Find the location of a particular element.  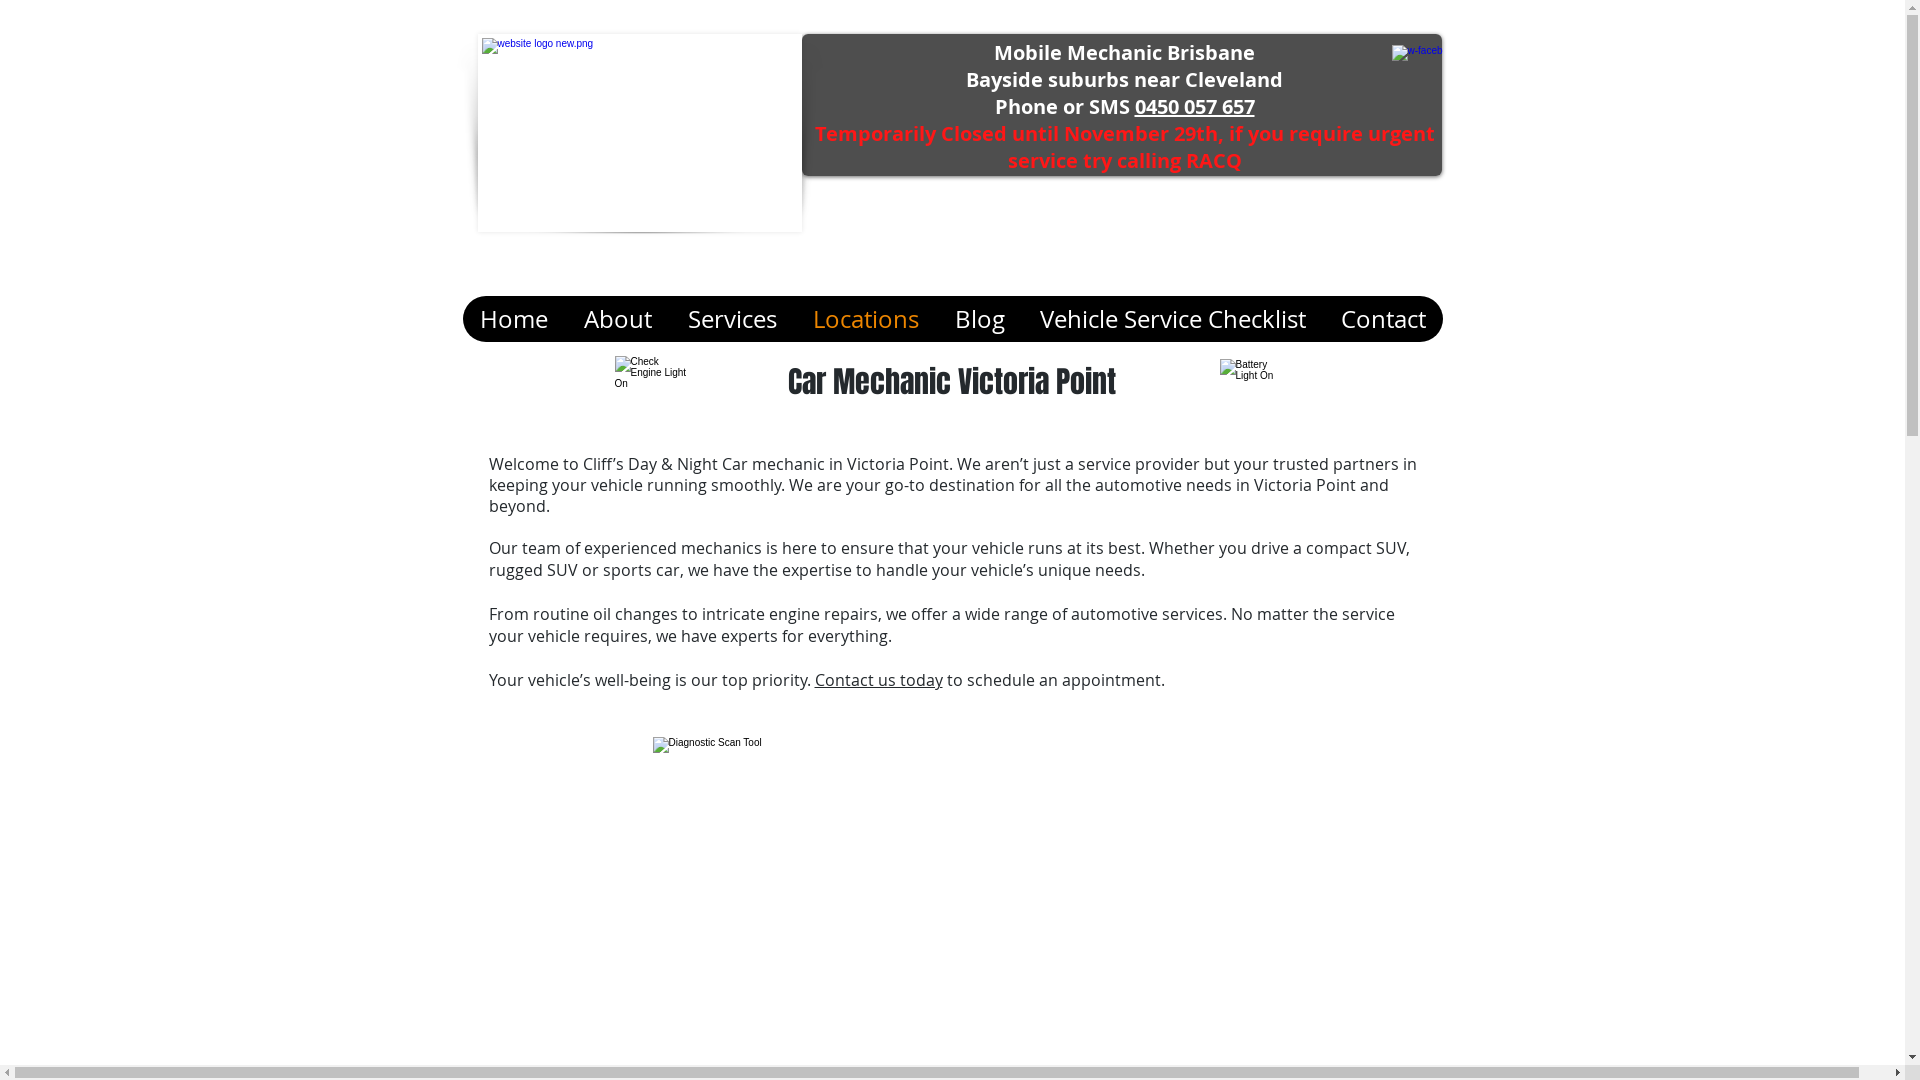

'Blog' is located at coordinates (978, 318).